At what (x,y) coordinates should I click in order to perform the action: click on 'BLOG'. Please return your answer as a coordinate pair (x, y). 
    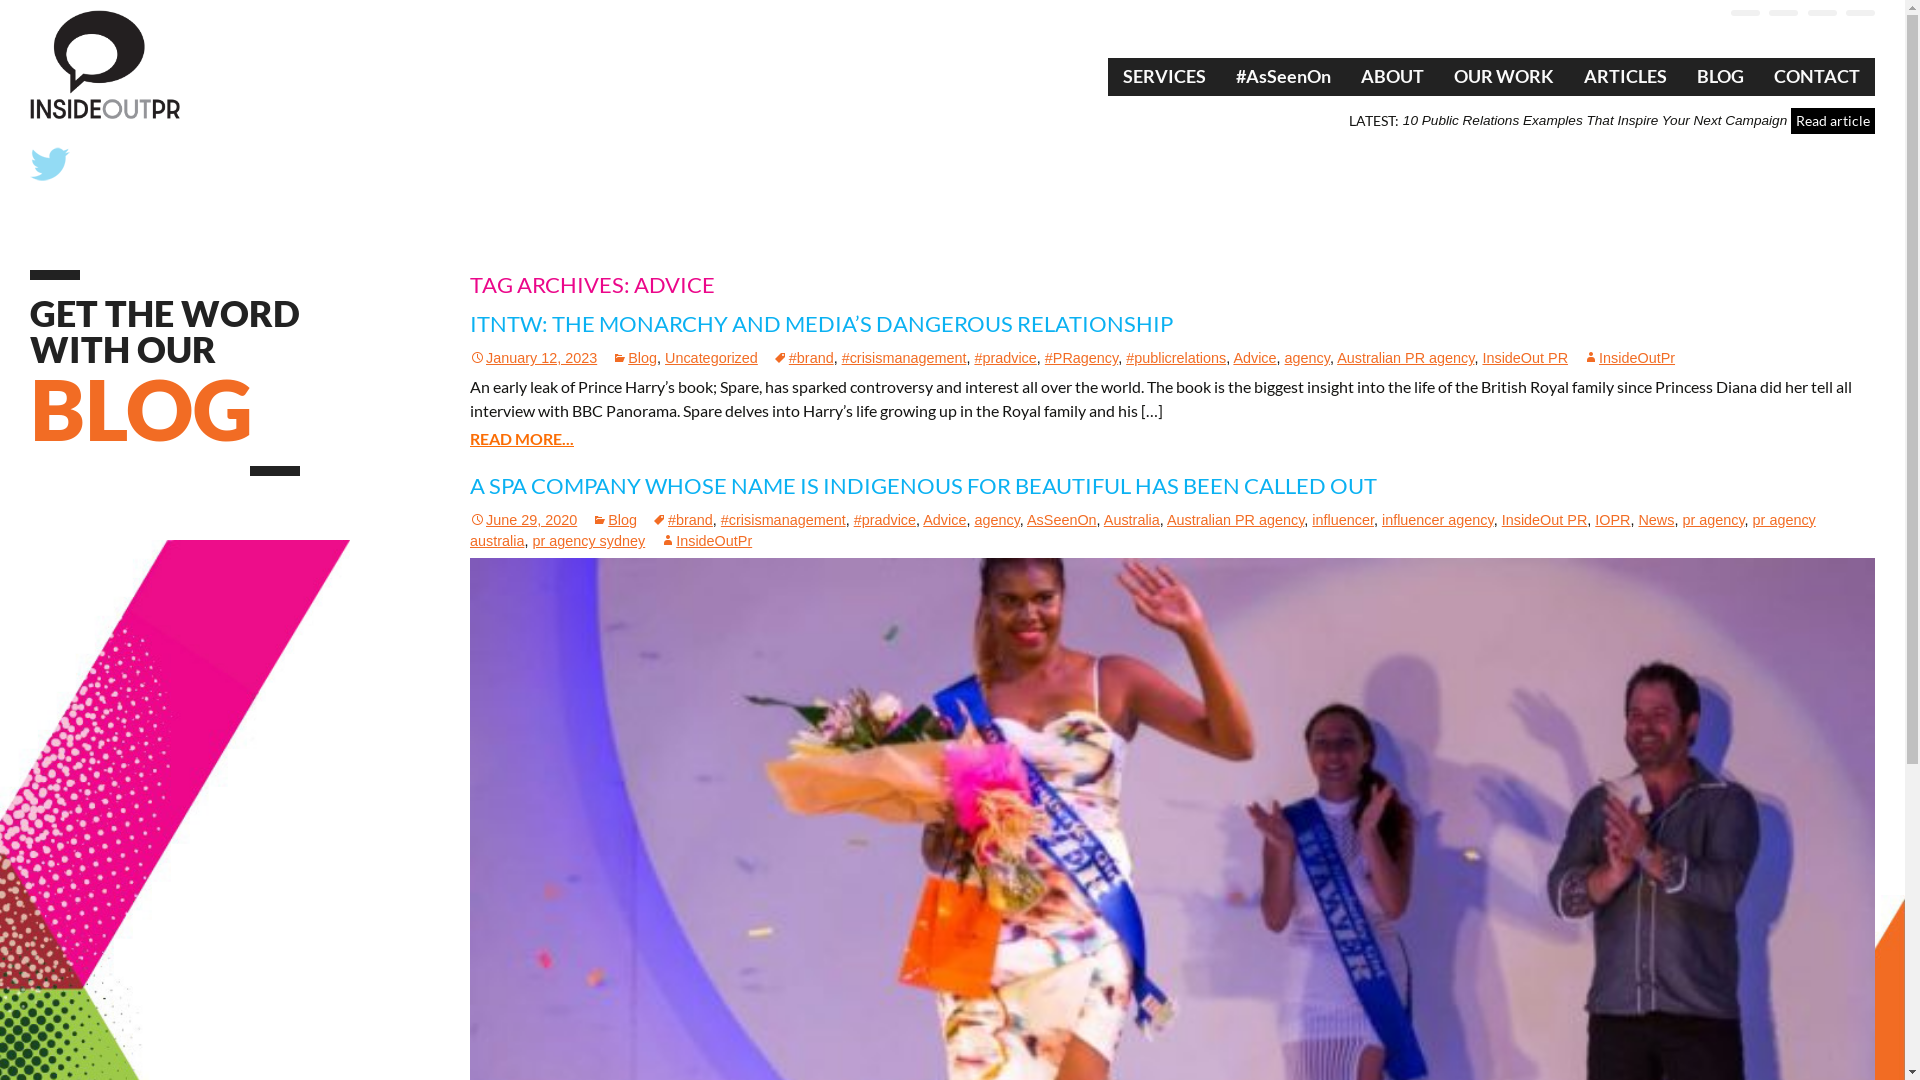
    Looking at the image, I should click on (1719, 76).